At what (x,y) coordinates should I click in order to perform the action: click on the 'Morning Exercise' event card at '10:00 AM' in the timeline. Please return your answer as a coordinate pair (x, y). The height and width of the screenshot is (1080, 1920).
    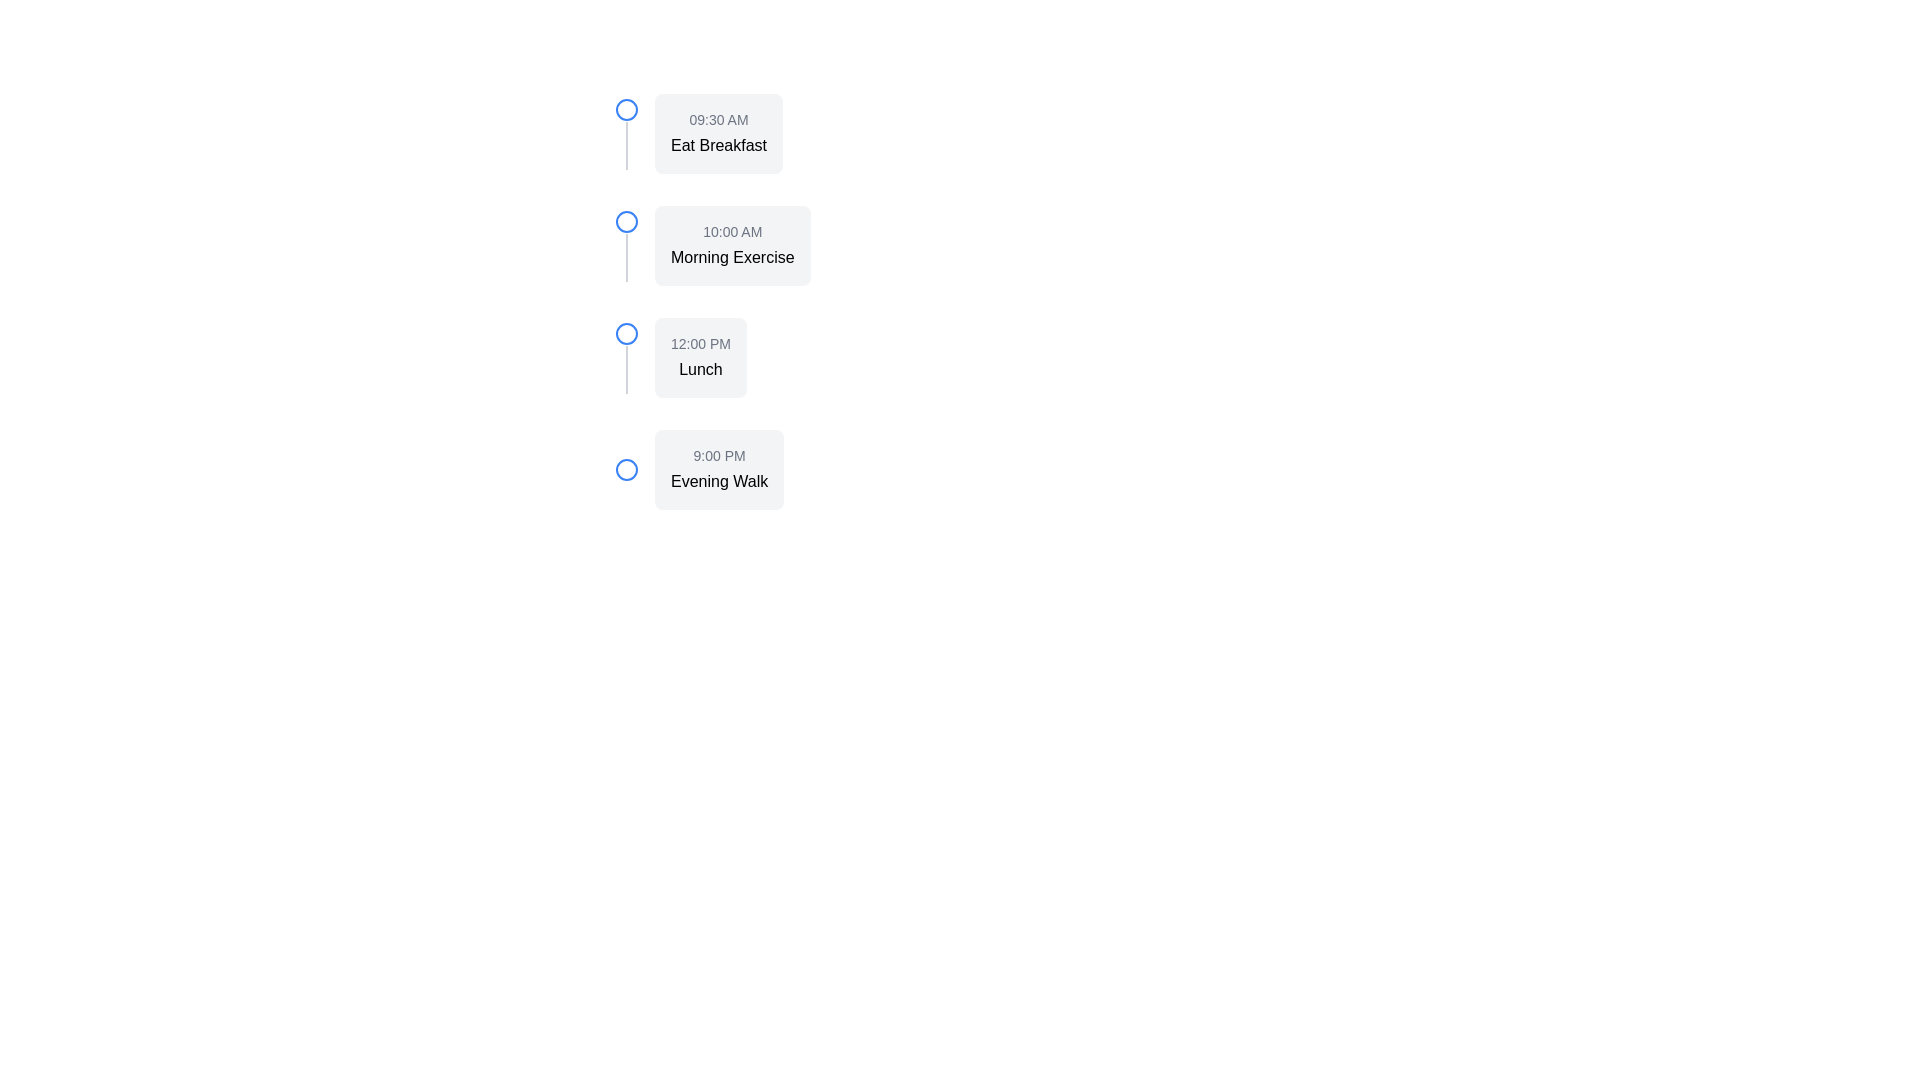
    Looking at the image, I should click on (731, 245).